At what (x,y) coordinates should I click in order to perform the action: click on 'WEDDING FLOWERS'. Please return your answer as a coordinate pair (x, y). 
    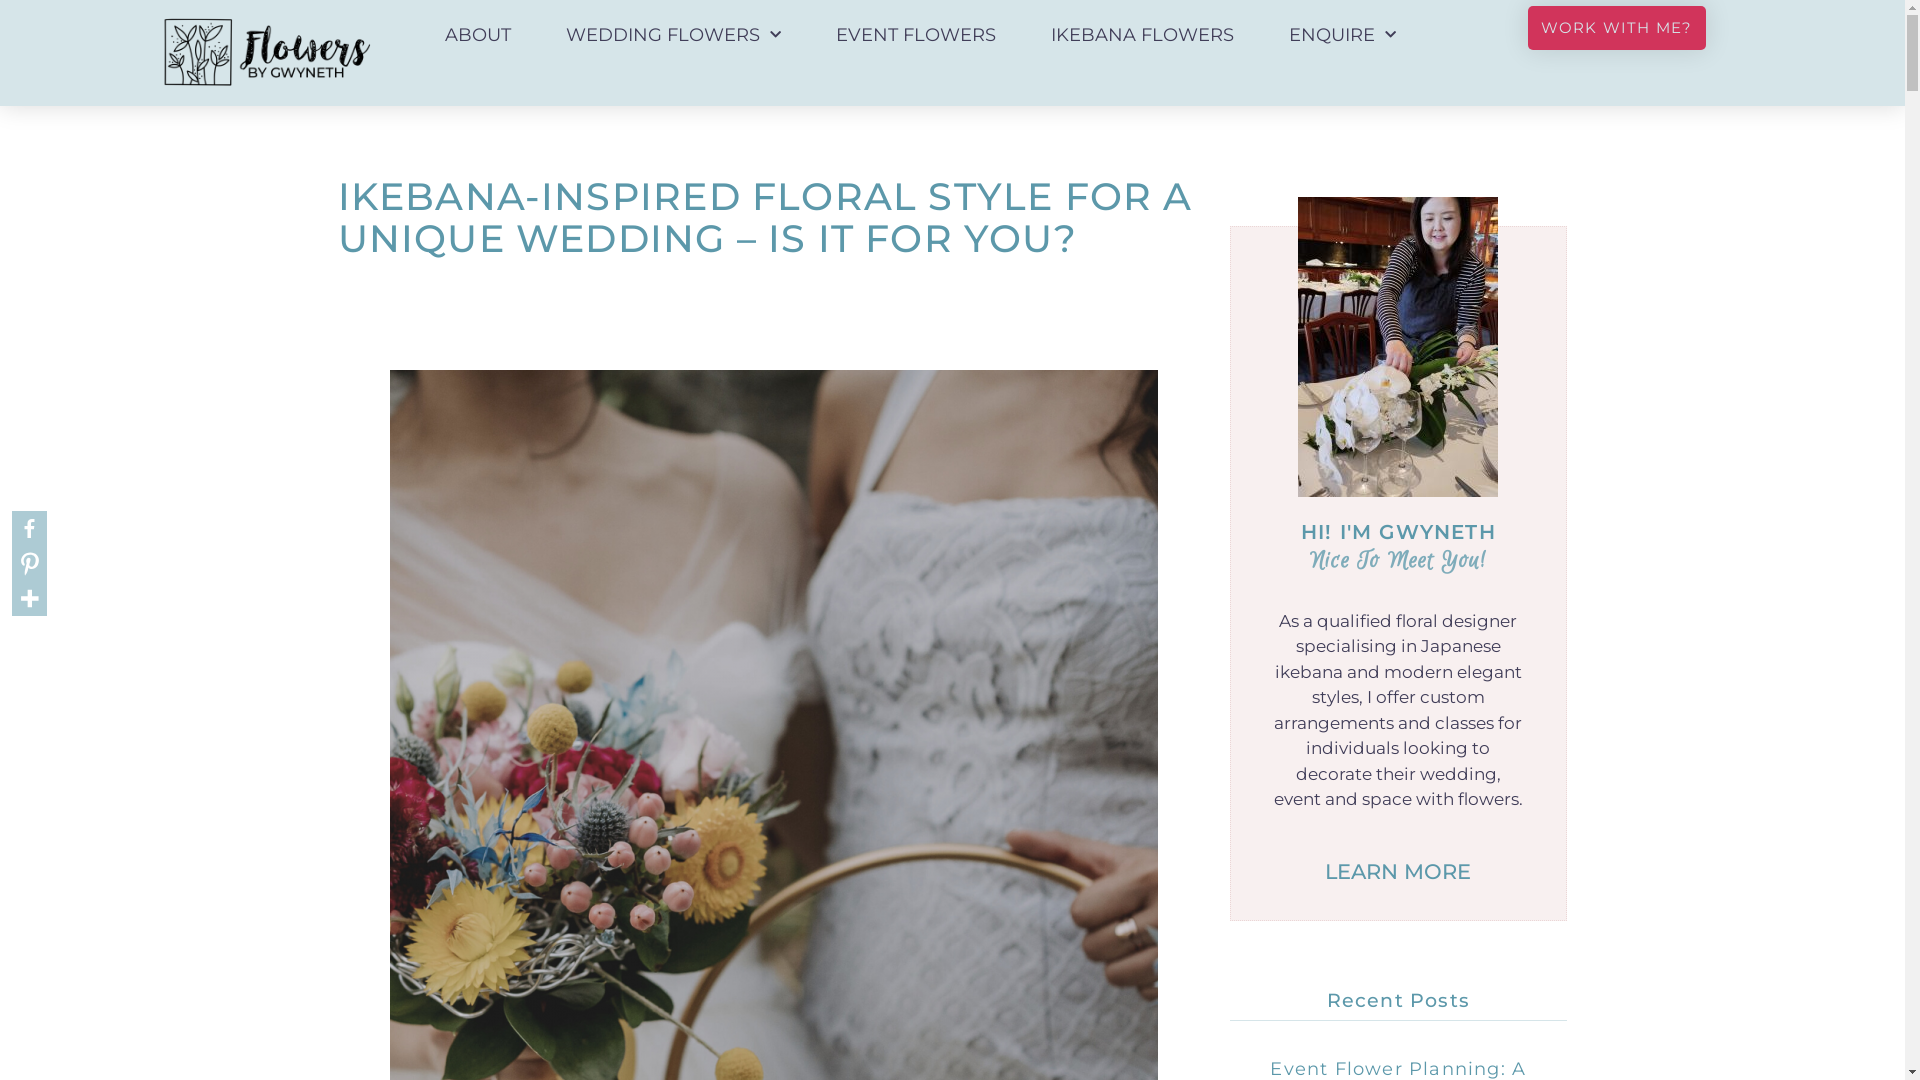
    Looking at the image, I should click on (673, 34).